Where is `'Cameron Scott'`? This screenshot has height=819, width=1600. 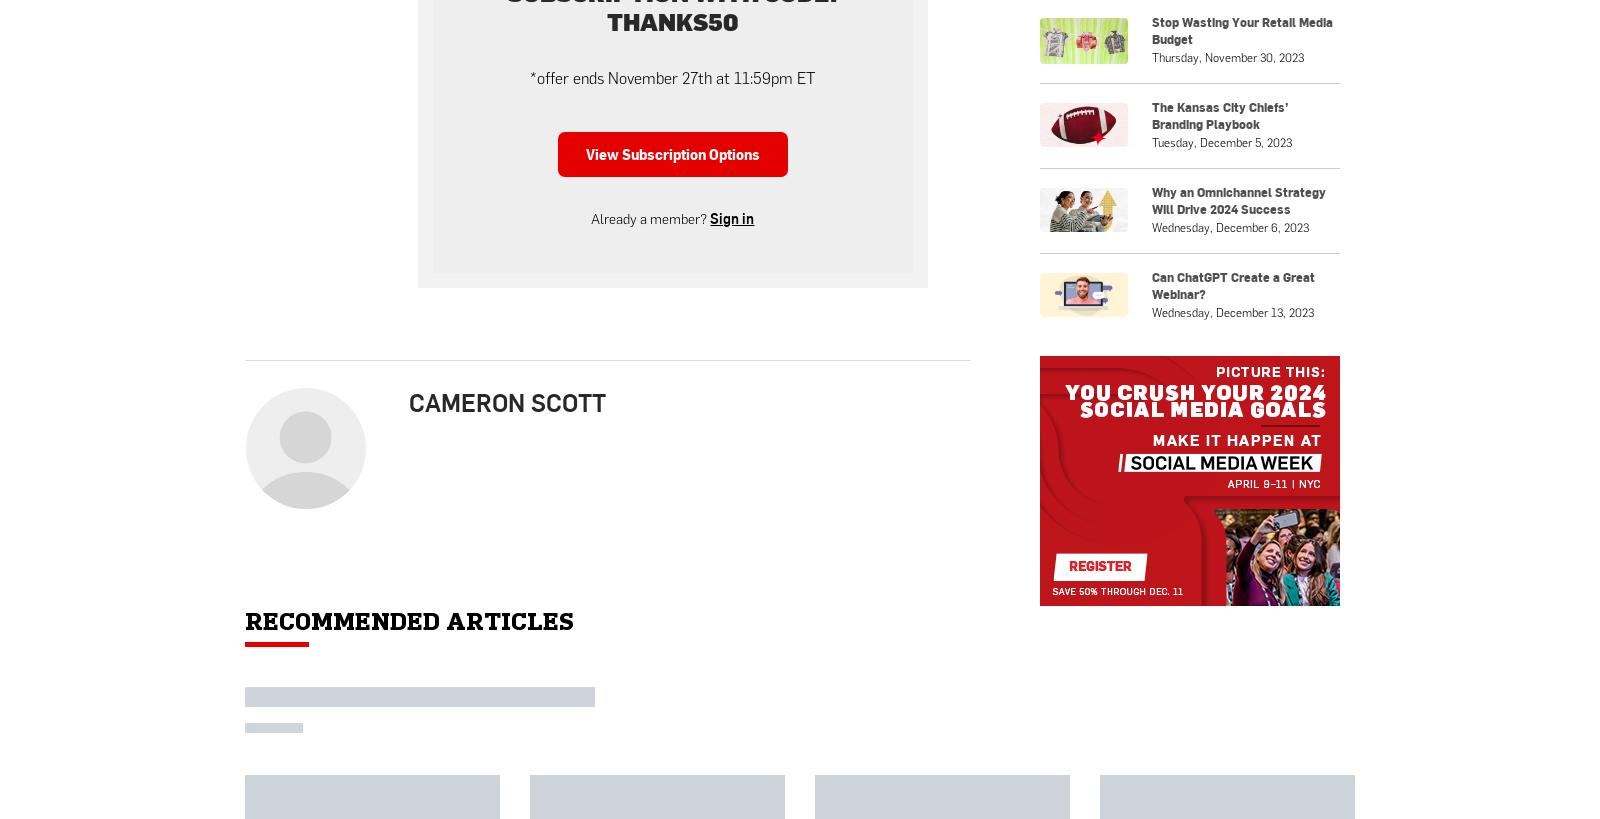
'Cameron Scott' is located at coordinates (407, 400).